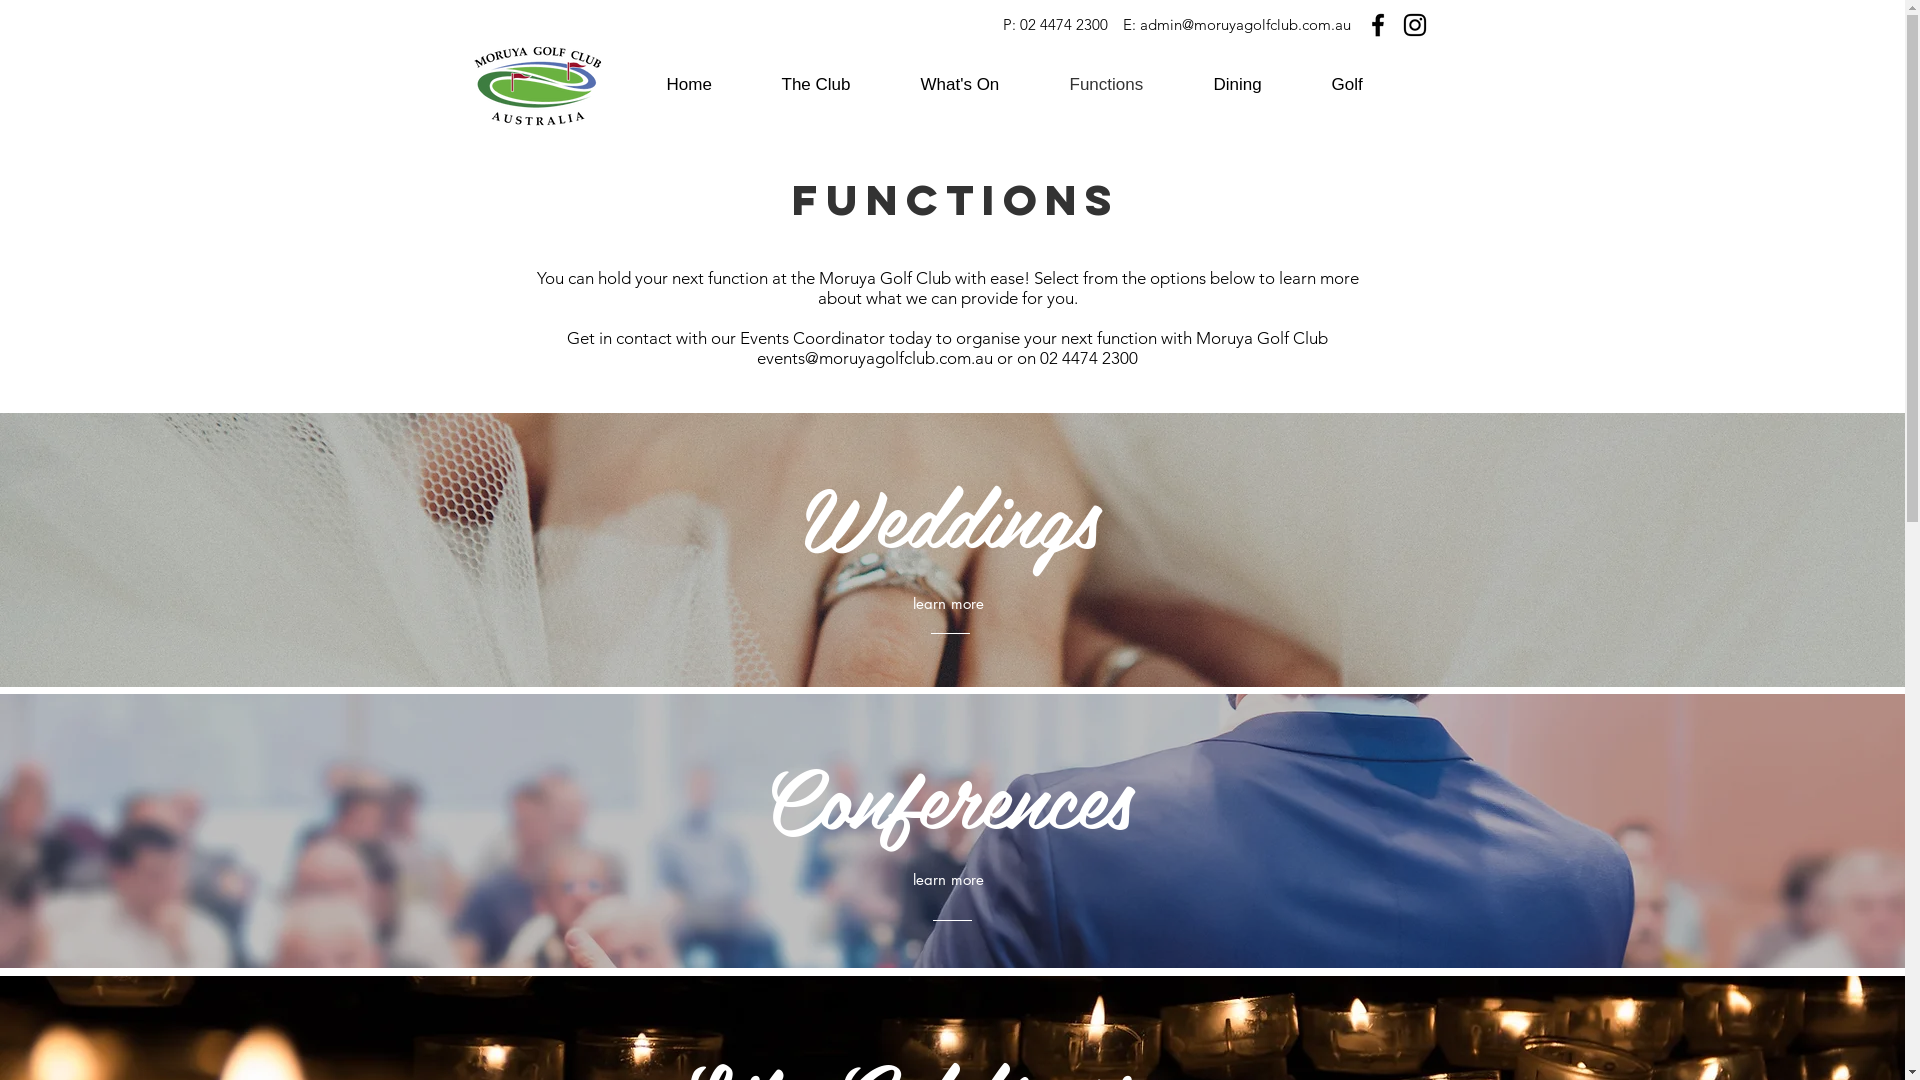 Image resolution: width=1920 pixels, height=1080 pixels. What do you see at coordinates (1235, 24) in the screenshot?
I see `'E: admin@moruyagolfclub.com.au'` at bounding box center [1235, 24].